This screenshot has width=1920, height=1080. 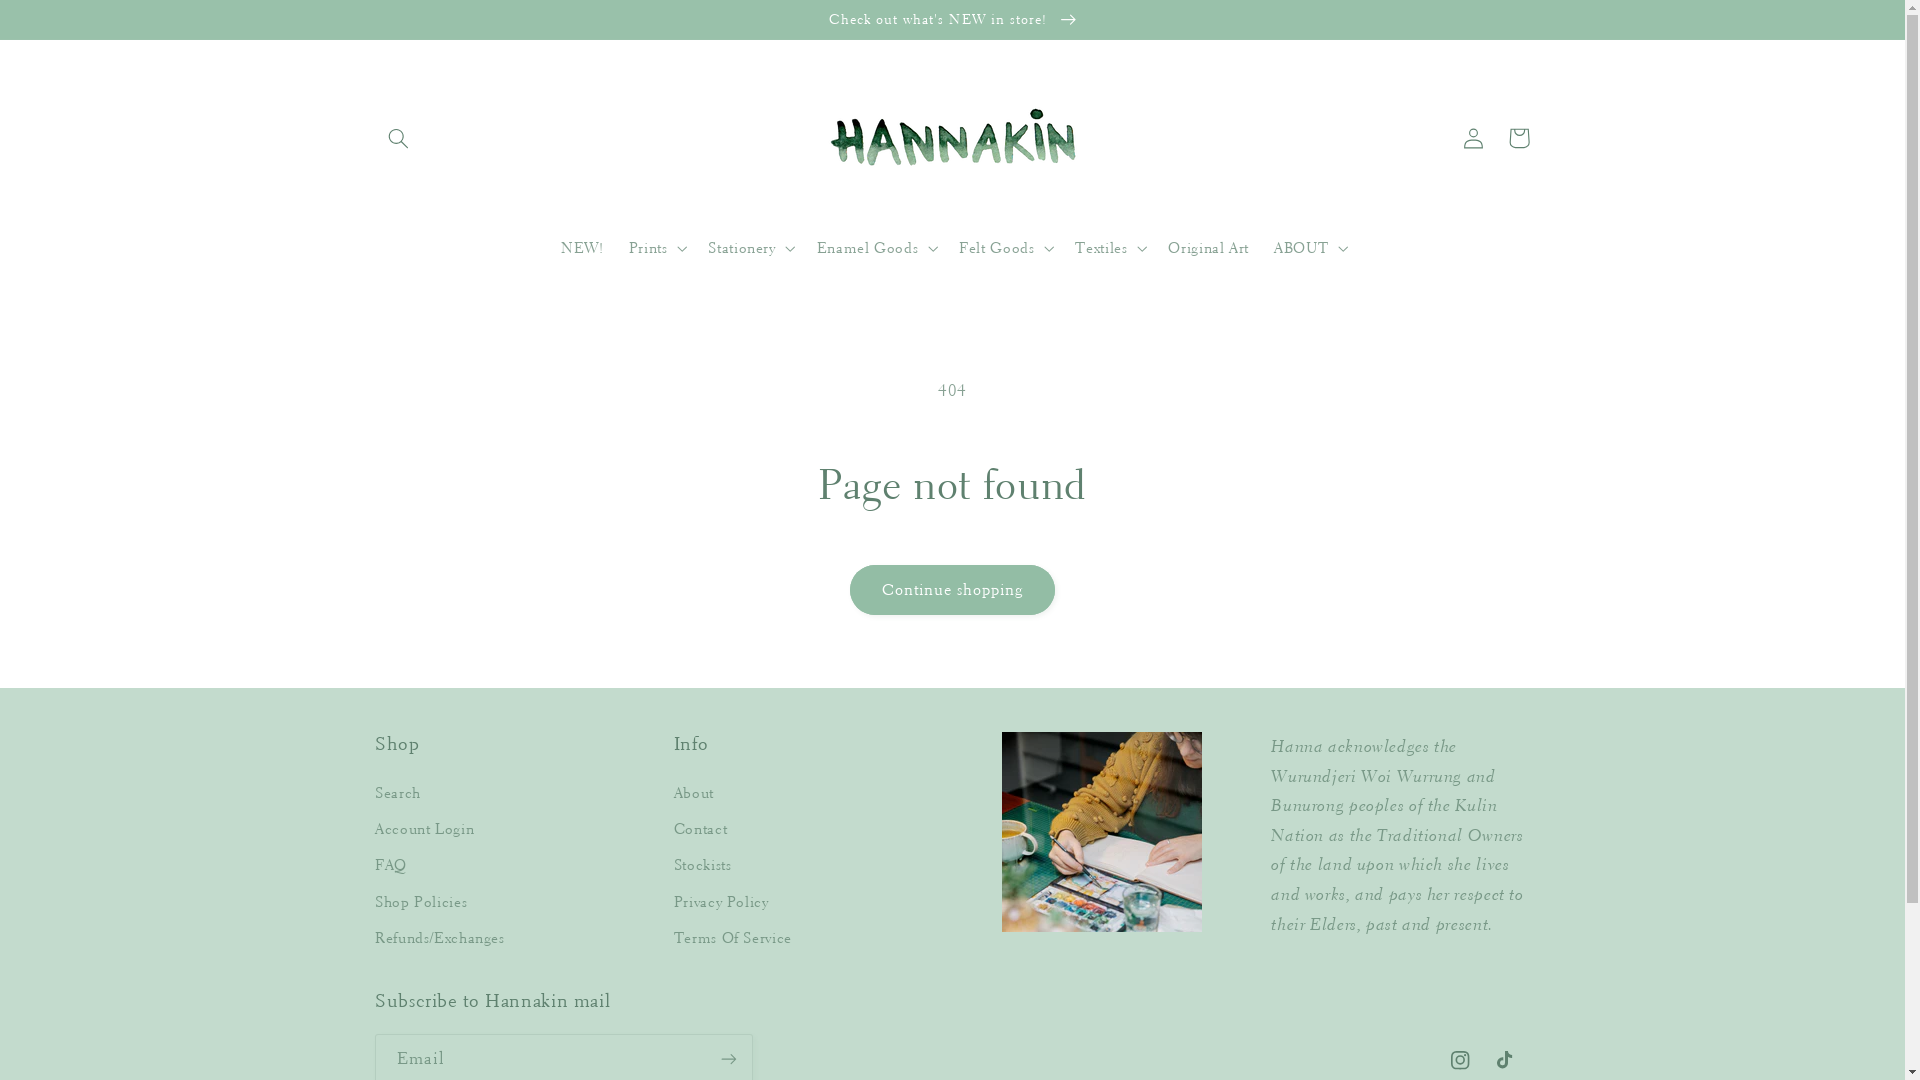 What do you see at coordinates (580, 248) in the screenshot?
I see `'NEW!'` at bounding box center [580, 248].